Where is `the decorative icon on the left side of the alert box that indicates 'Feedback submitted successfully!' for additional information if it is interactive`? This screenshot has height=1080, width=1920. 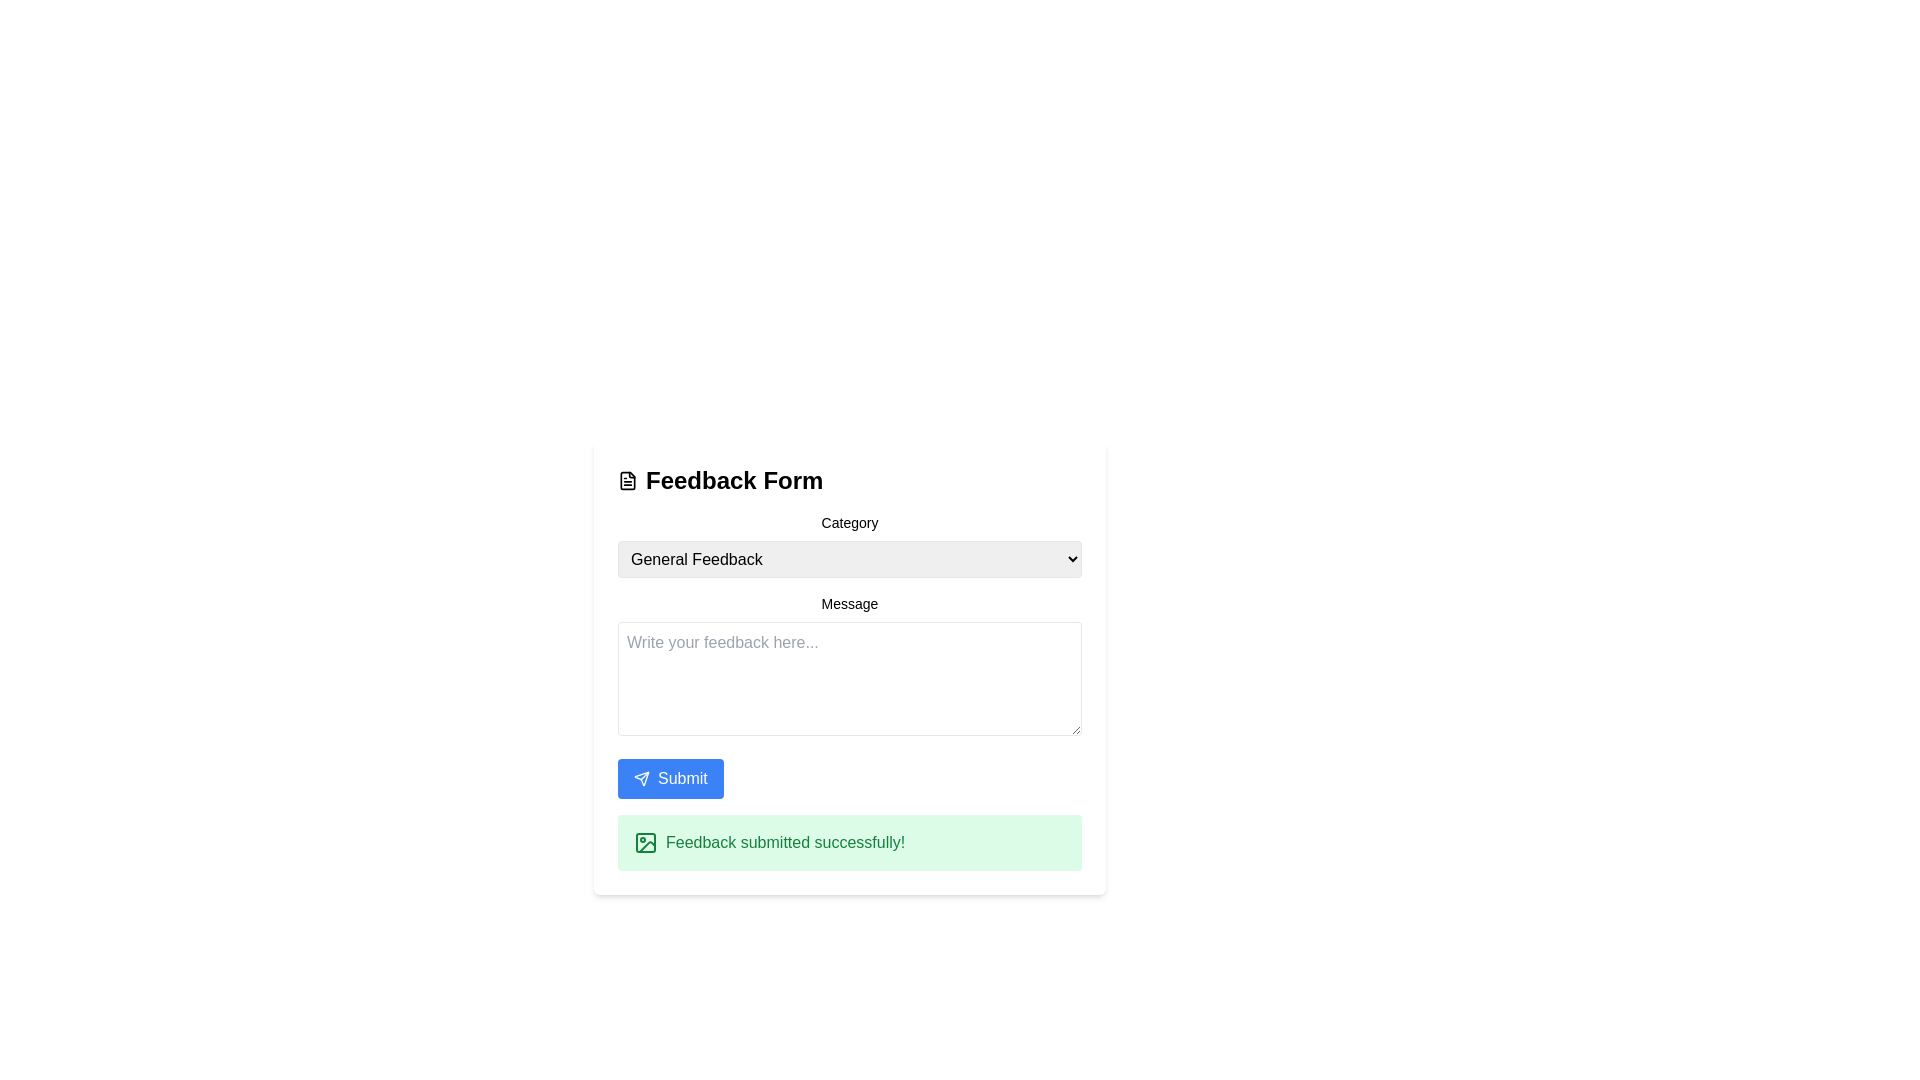 the decorative icon on the left side of the alert box that indicates 'Feedback submitted successfully!' for additional information if it is interactive is located at coordinates (646, 843).